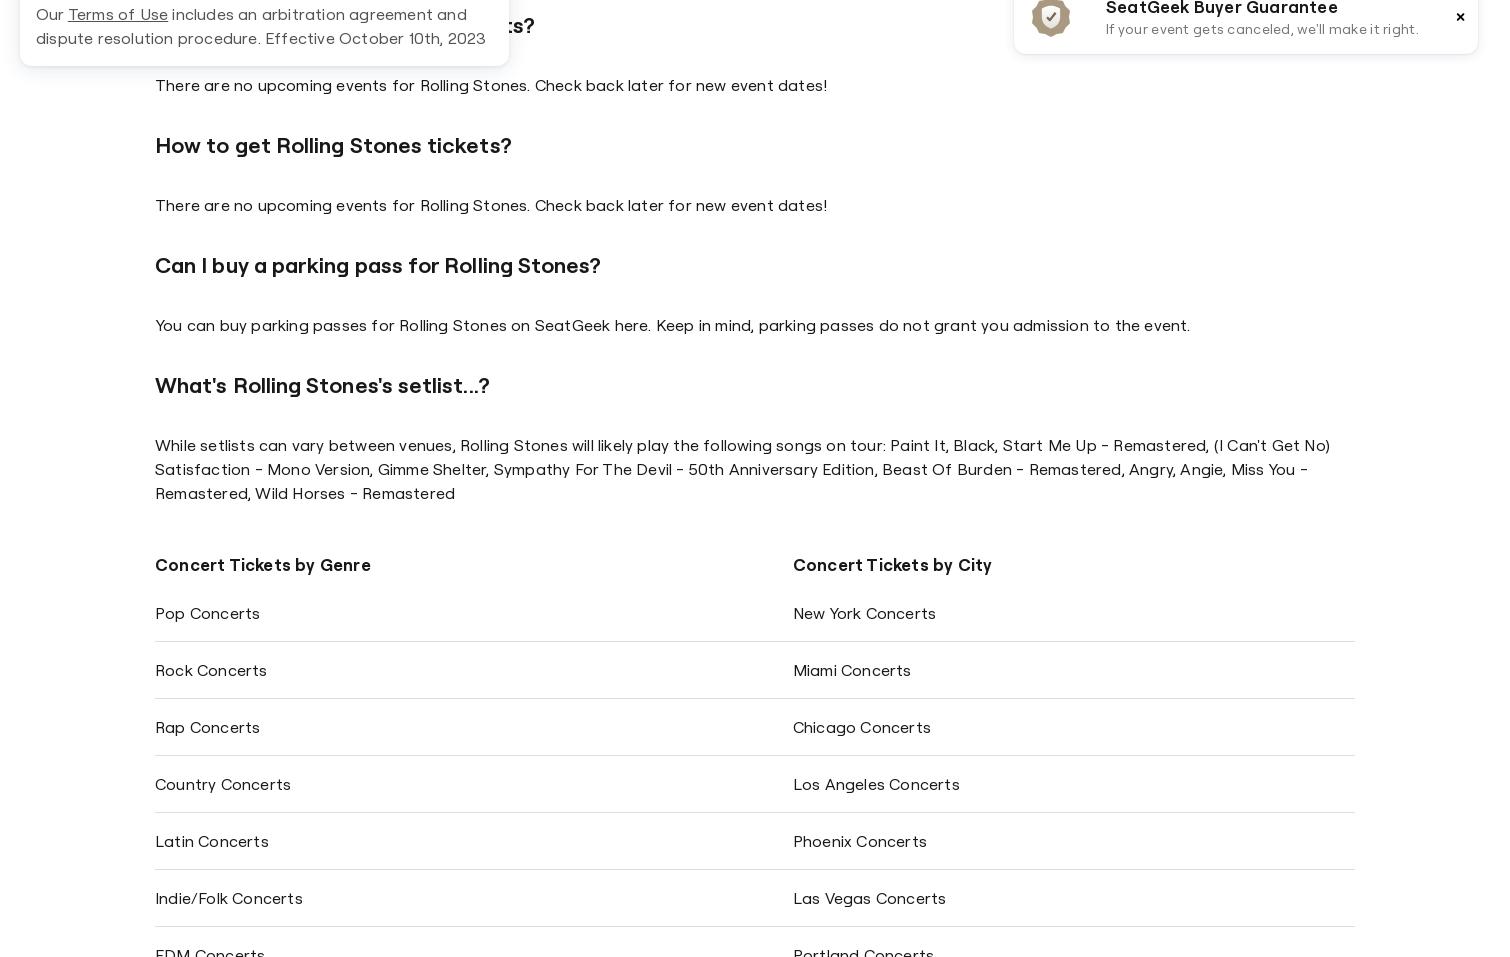  Describe the element at coordinates (207, 611) in the screenshot. I see `'Pop Concerts'` at that location.